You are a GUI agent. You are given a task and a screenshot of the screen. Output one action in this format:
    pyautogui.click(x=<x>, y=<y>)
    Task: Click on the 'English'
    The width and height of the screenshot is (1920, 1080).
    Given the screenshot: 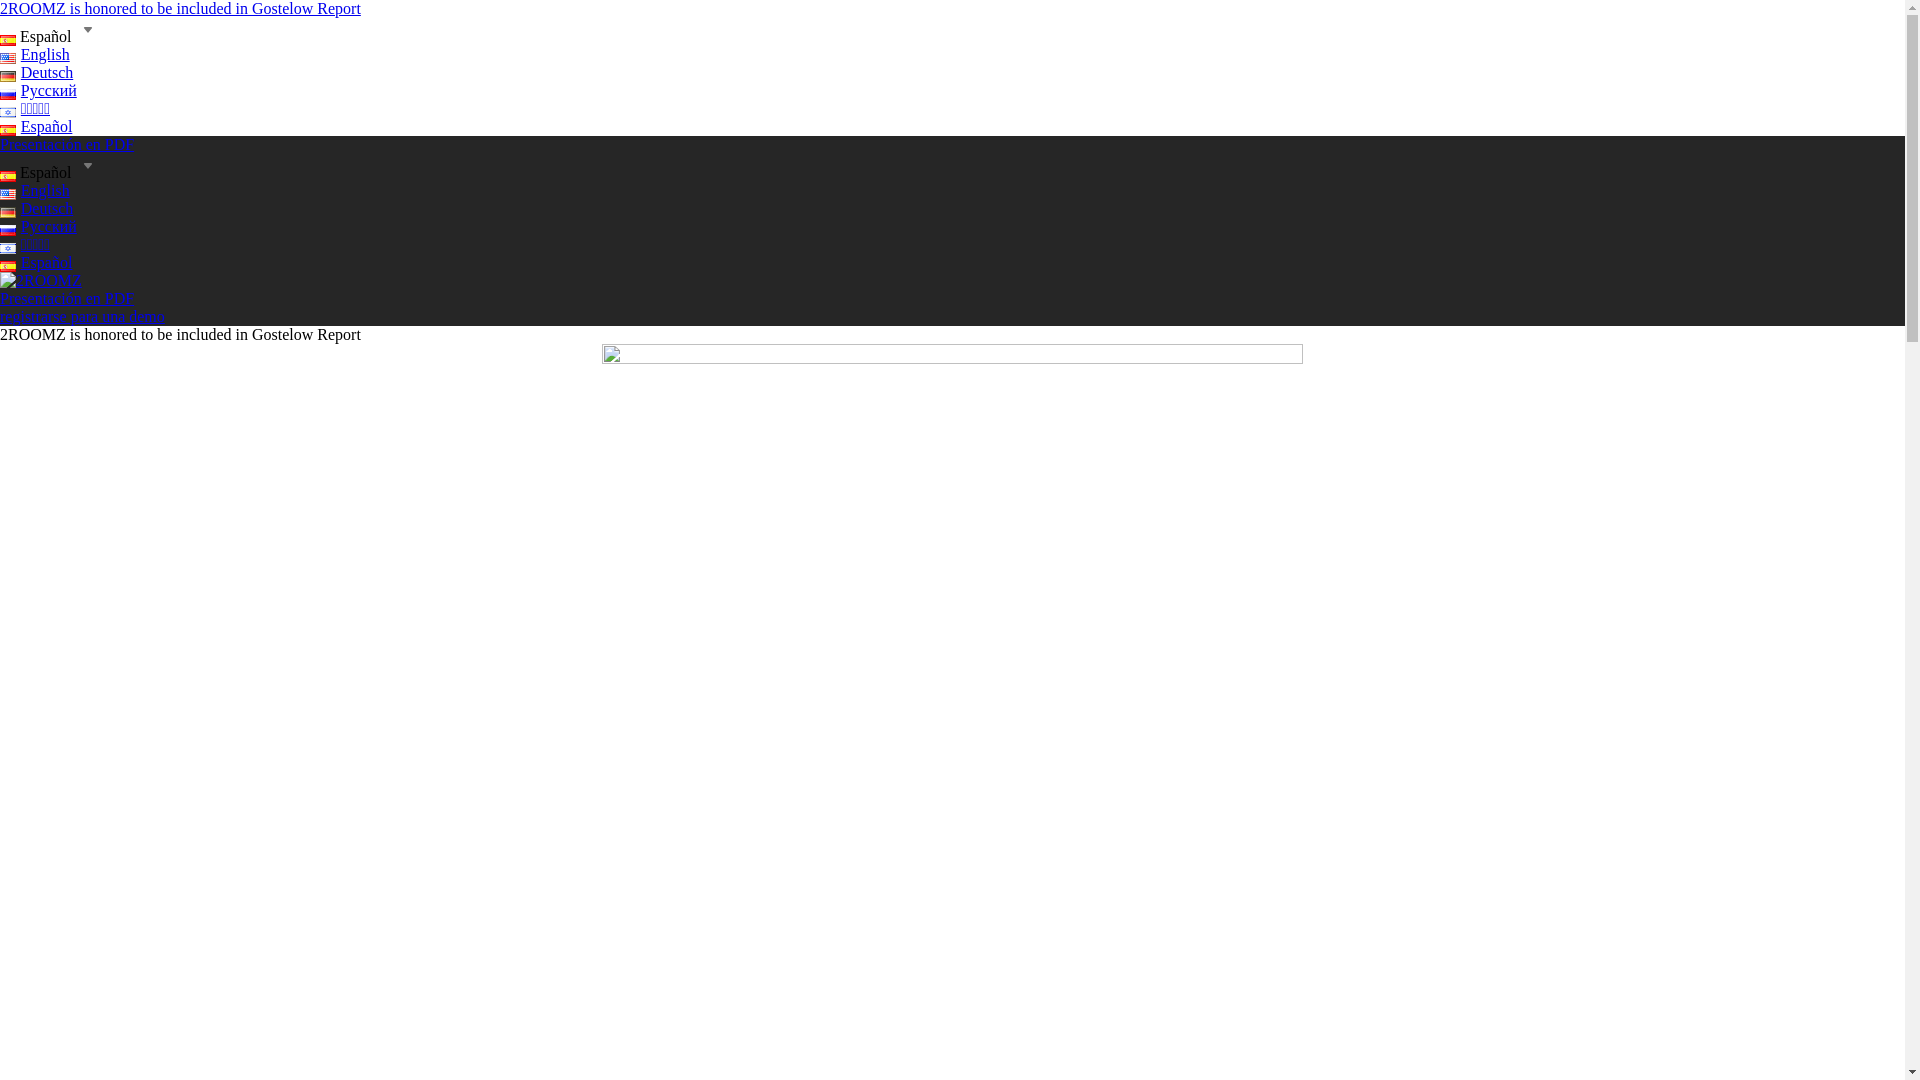 What is the action you would take?
    pyautogui.click(x=34, y=190)
    